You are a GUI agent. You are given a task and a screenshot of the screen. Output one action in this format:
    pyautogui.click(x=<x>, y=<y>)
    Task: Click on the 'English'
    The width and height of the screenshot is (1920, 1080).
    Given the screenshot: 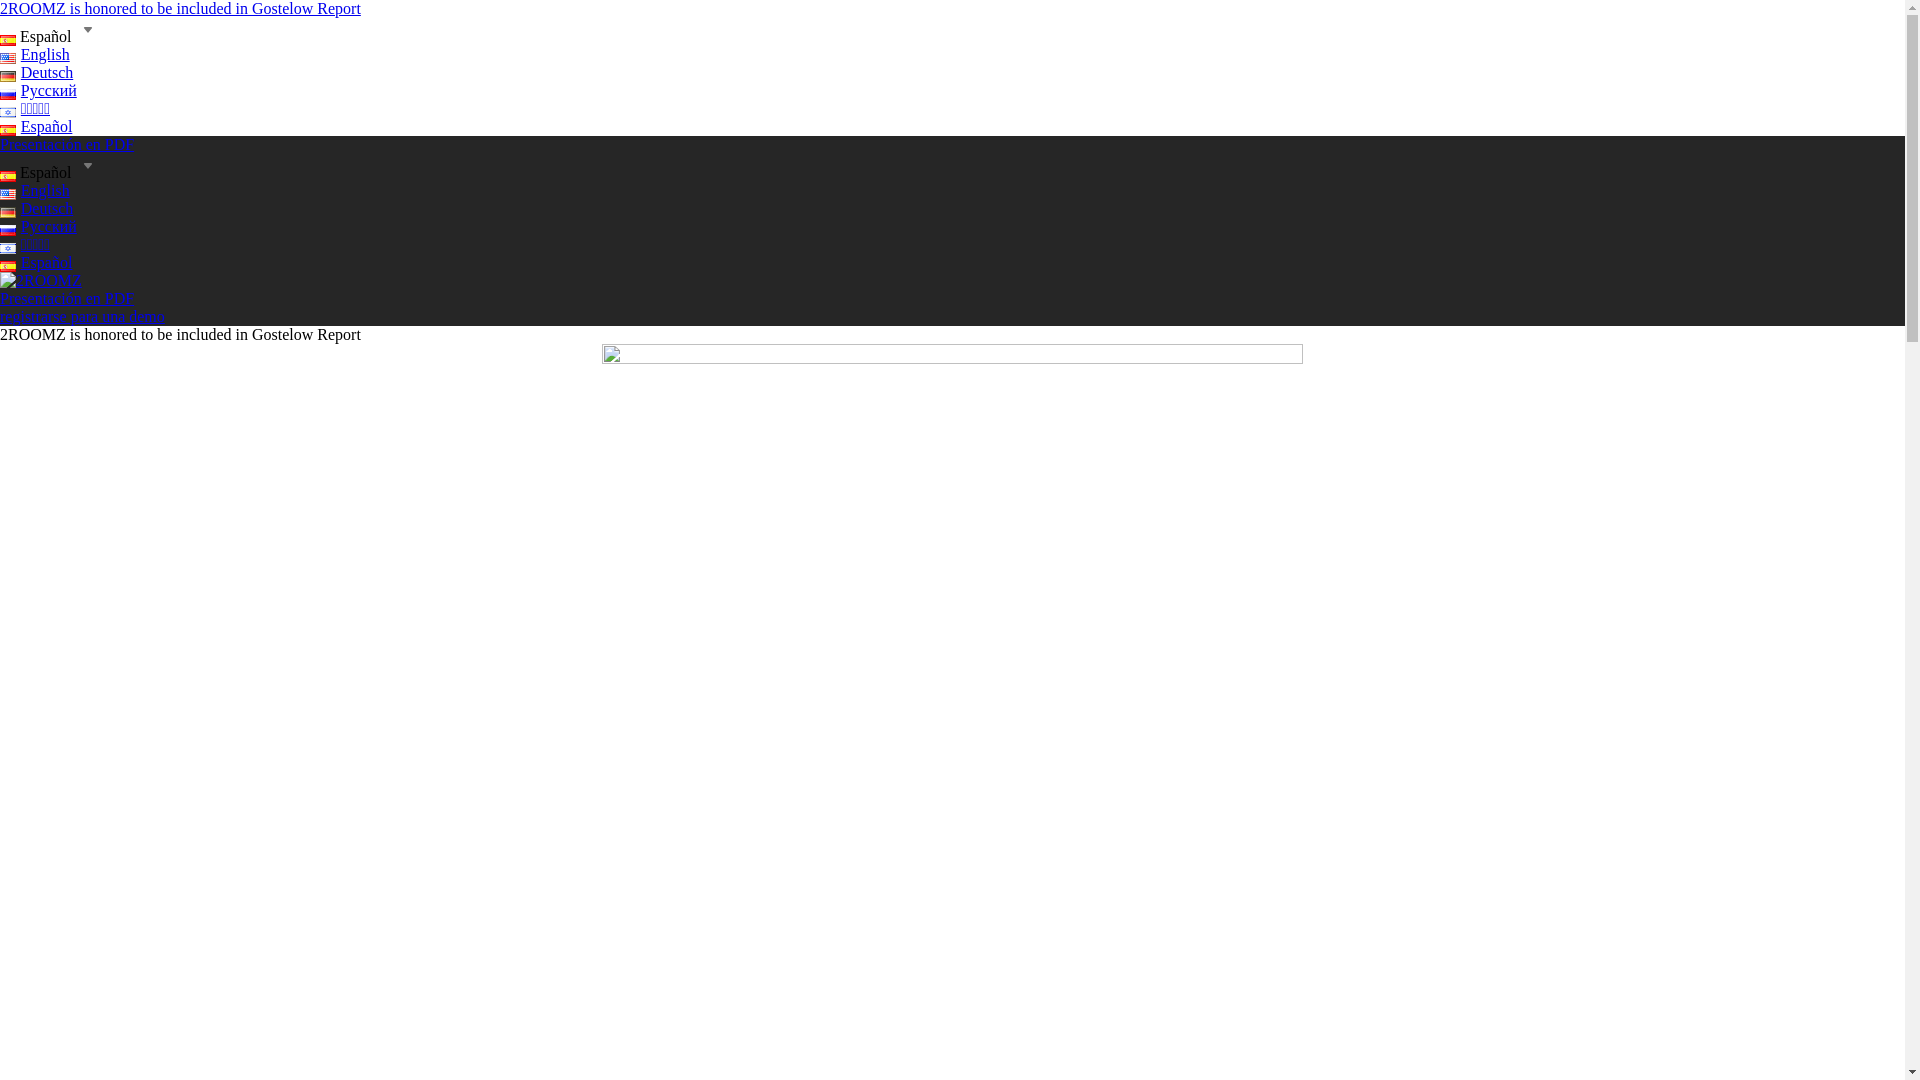 What is the action you would take?
    pyautogui.click(x=34, y=190)
    